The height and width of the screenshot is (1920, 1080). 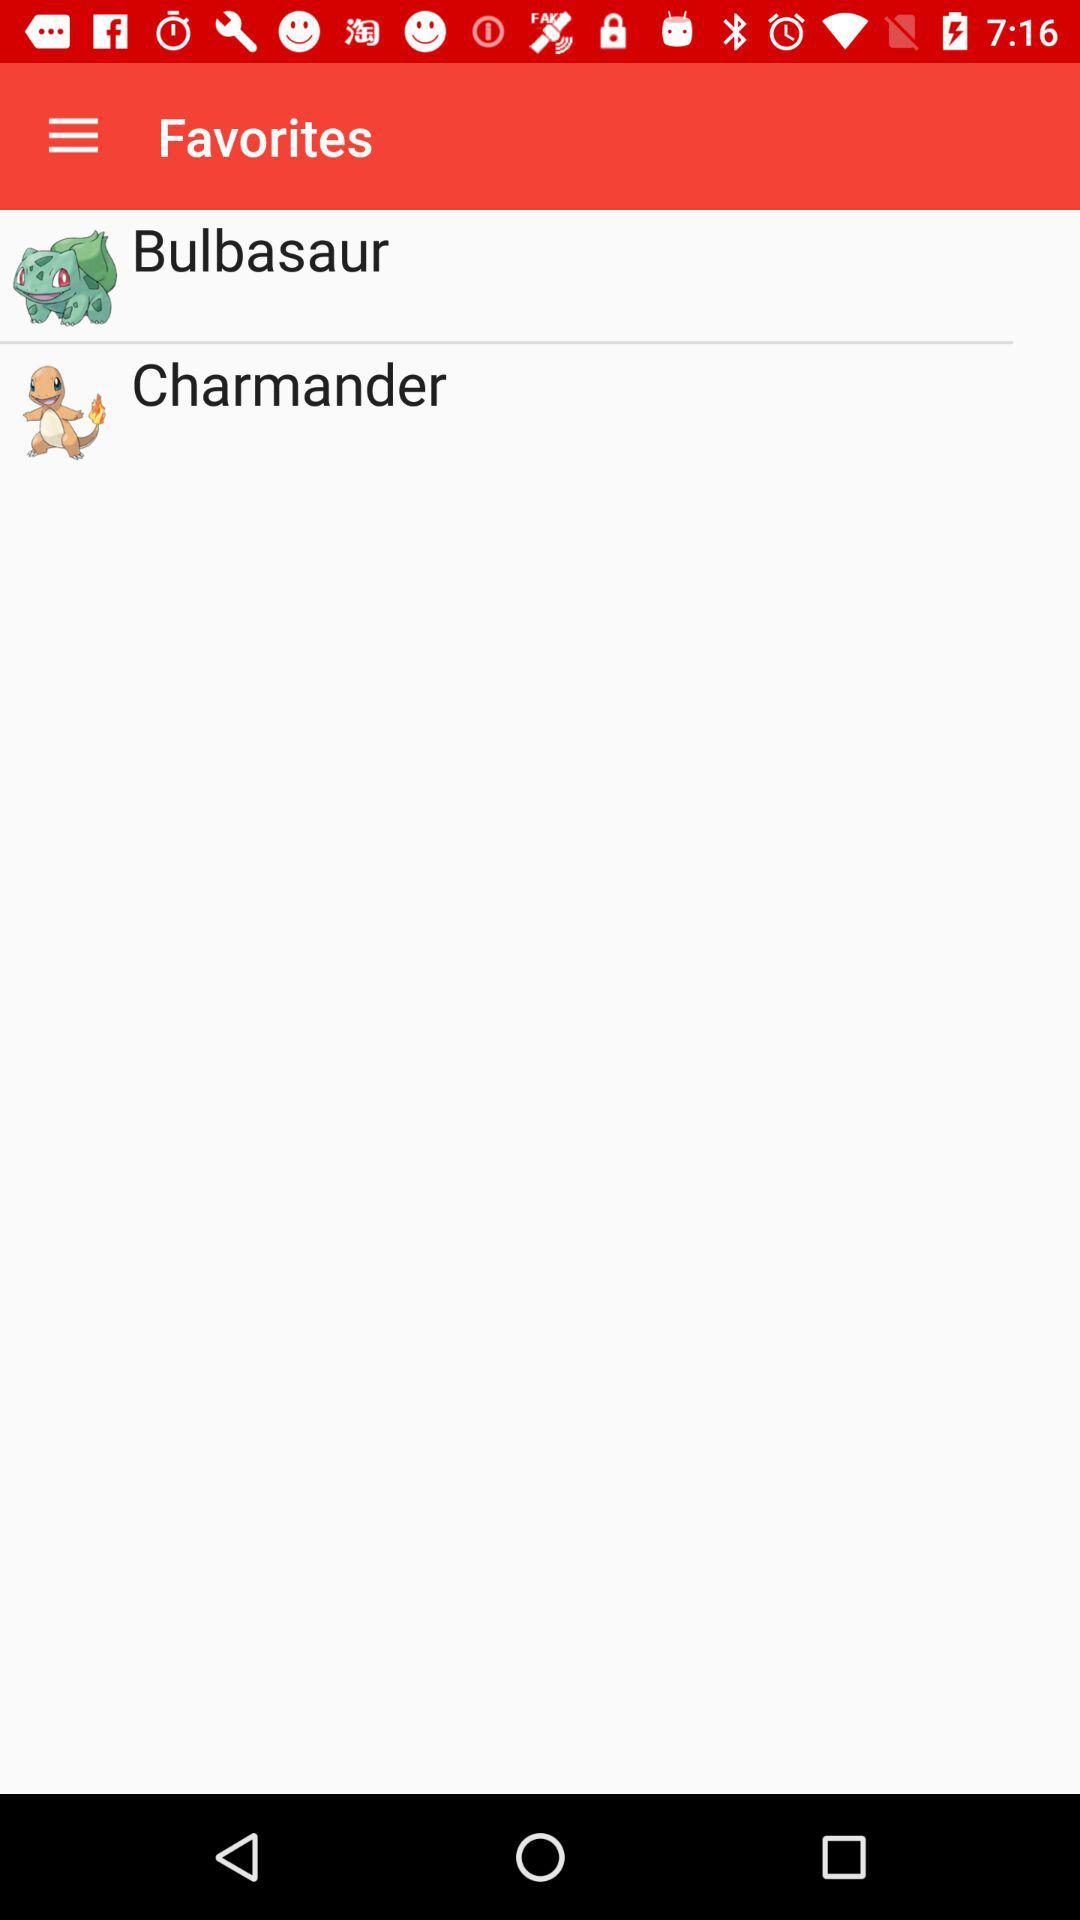 What do you see at coordinates (572, 274) in the screenshot?
I see `the bulbasaur item` at bounding box center [572, 274].